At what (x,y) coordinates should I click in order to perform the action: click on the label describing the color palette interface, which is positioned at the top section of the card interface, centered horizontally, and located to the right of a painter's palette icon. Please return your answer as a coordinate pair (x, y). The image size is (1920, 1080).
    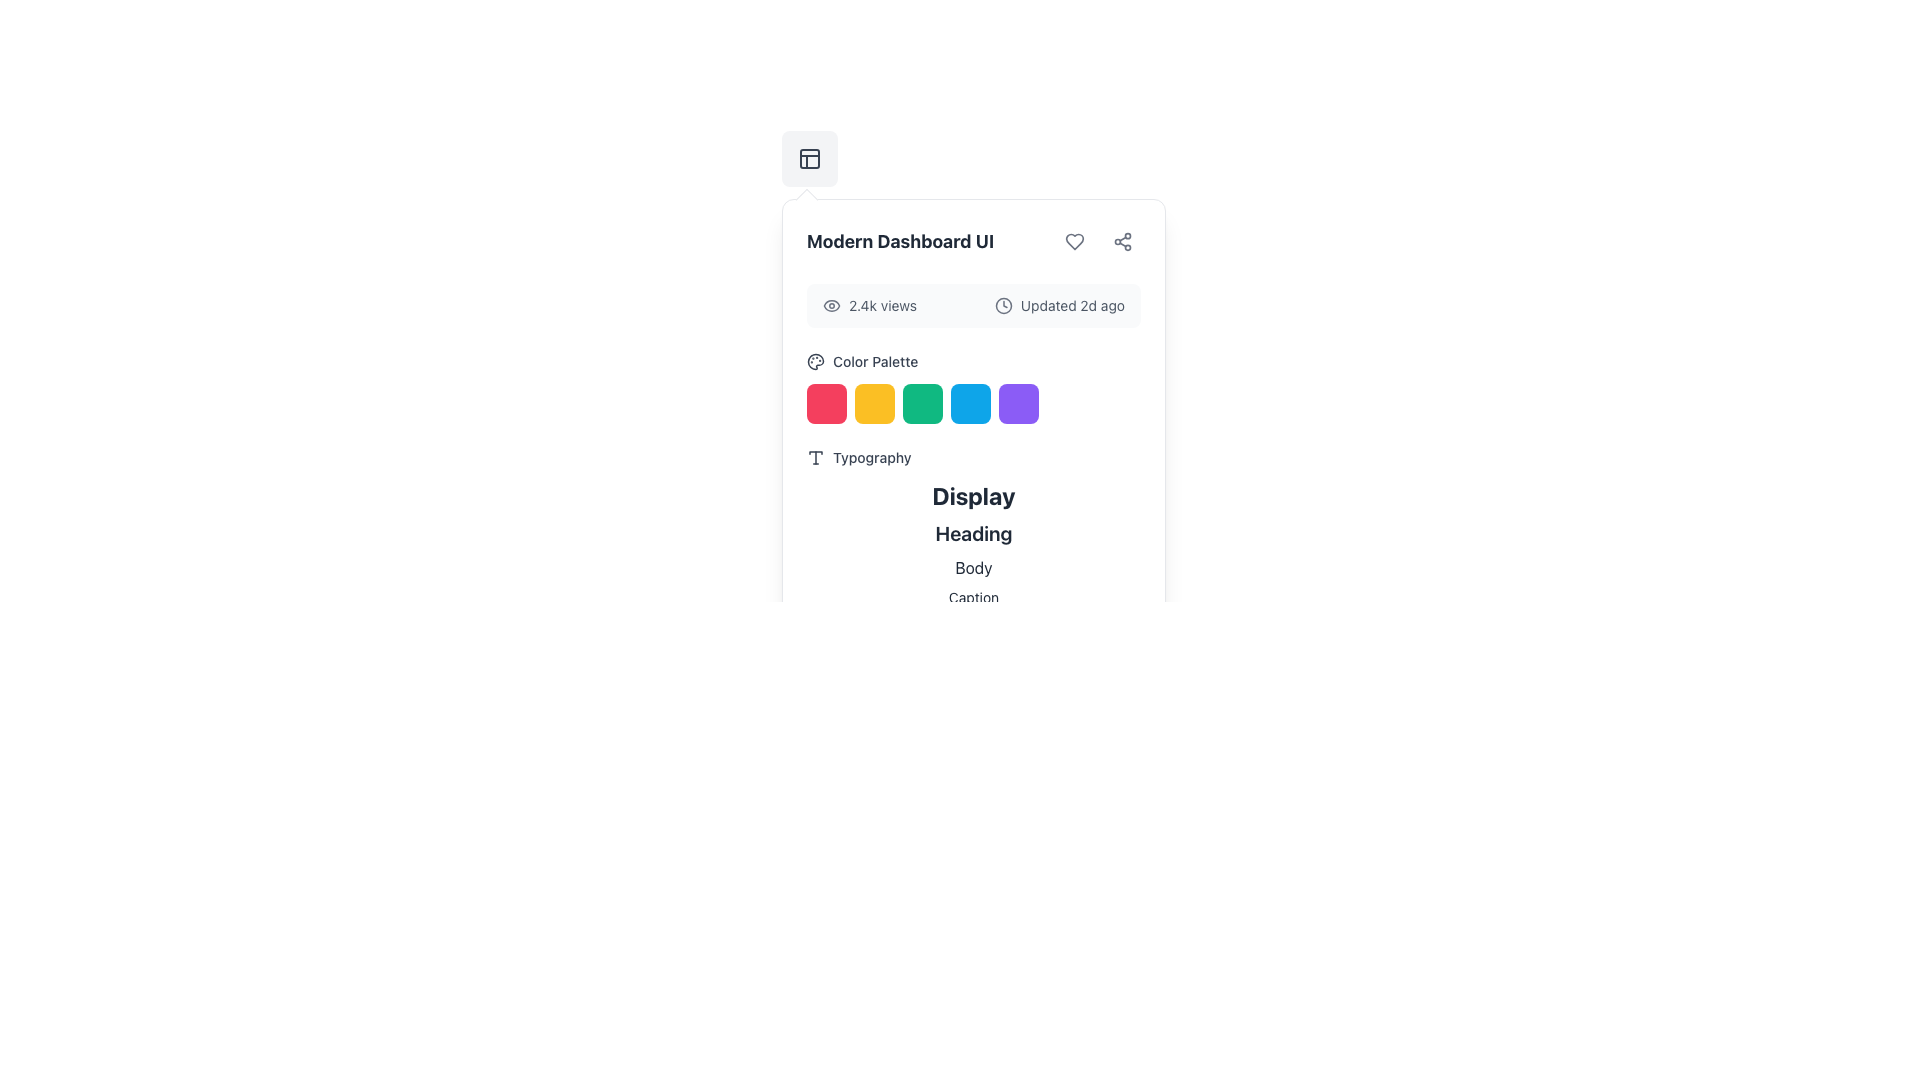
    Looking at the image, I should click on (875, 362).